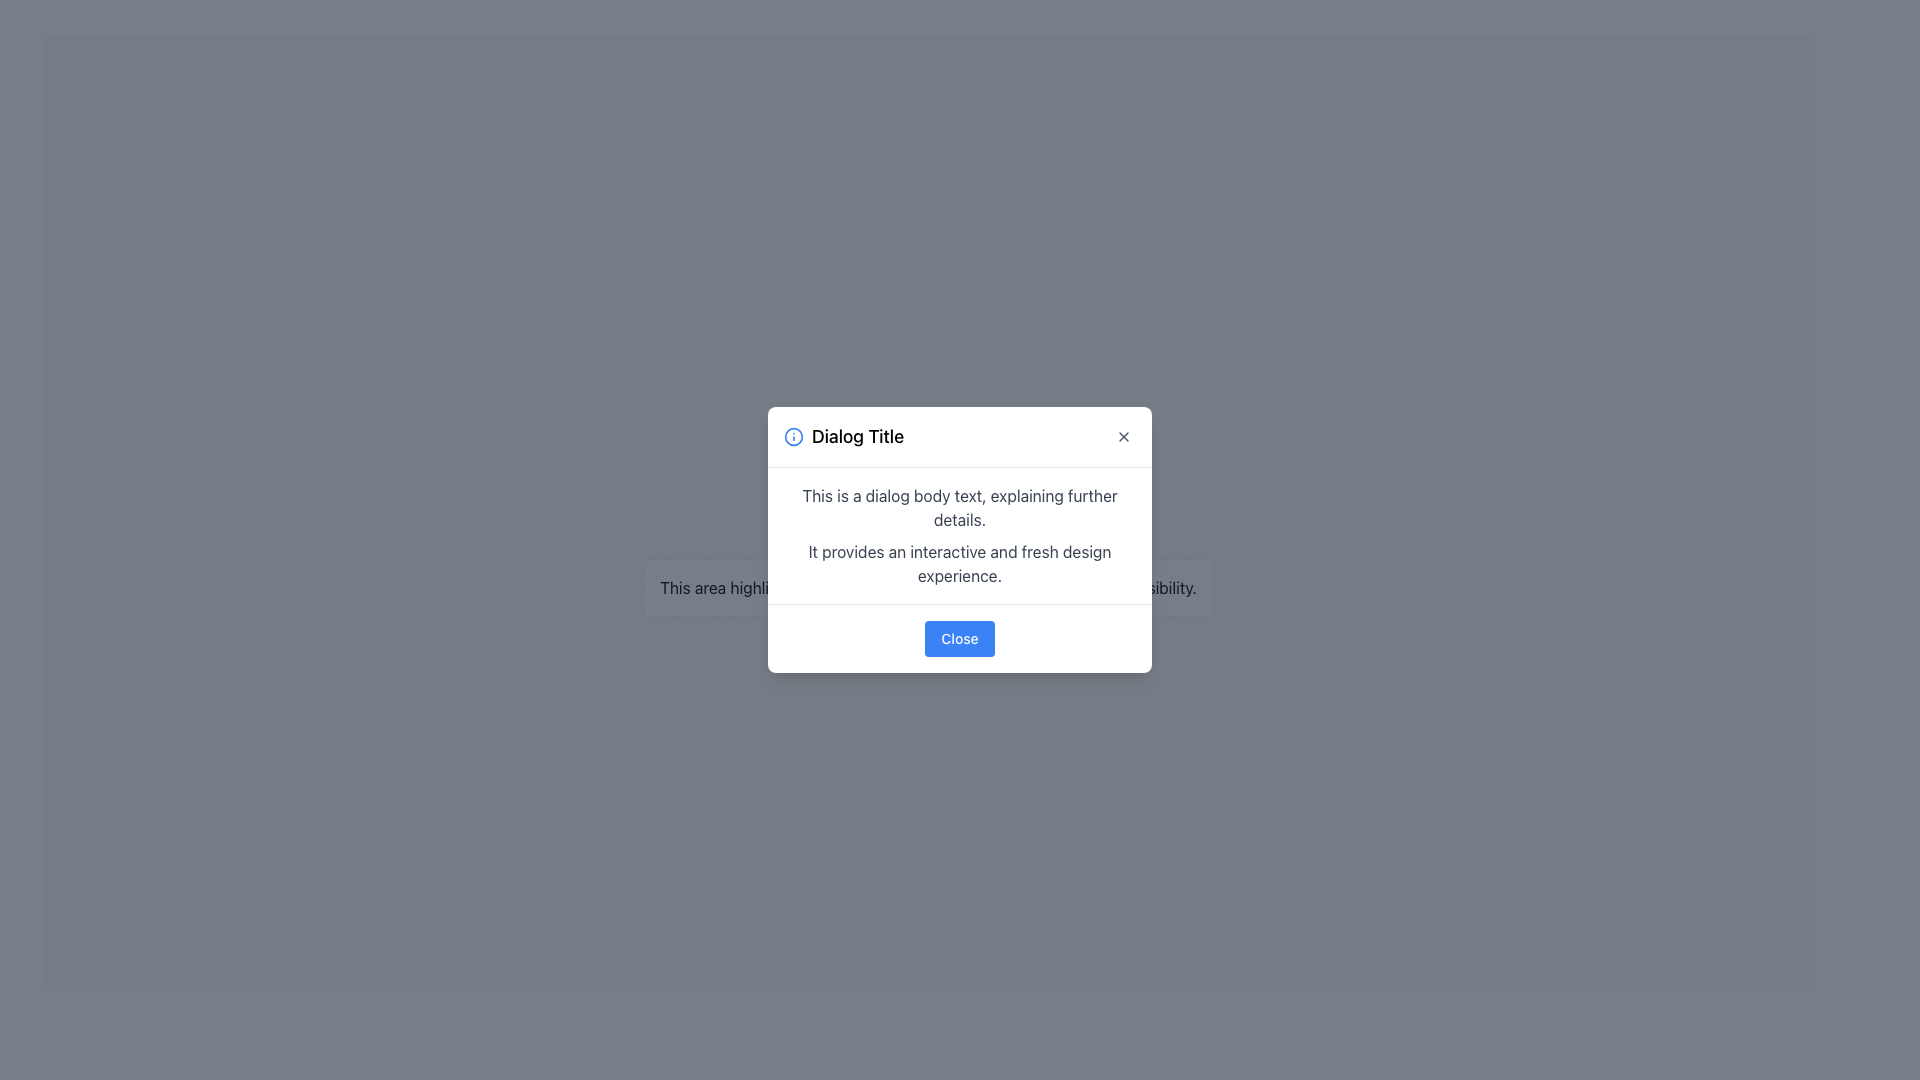  Describe the element at coordinates (960, 639) in the screenshot. I see `the close button located at the bottom-center of the dialog box to change its background color` at that location.